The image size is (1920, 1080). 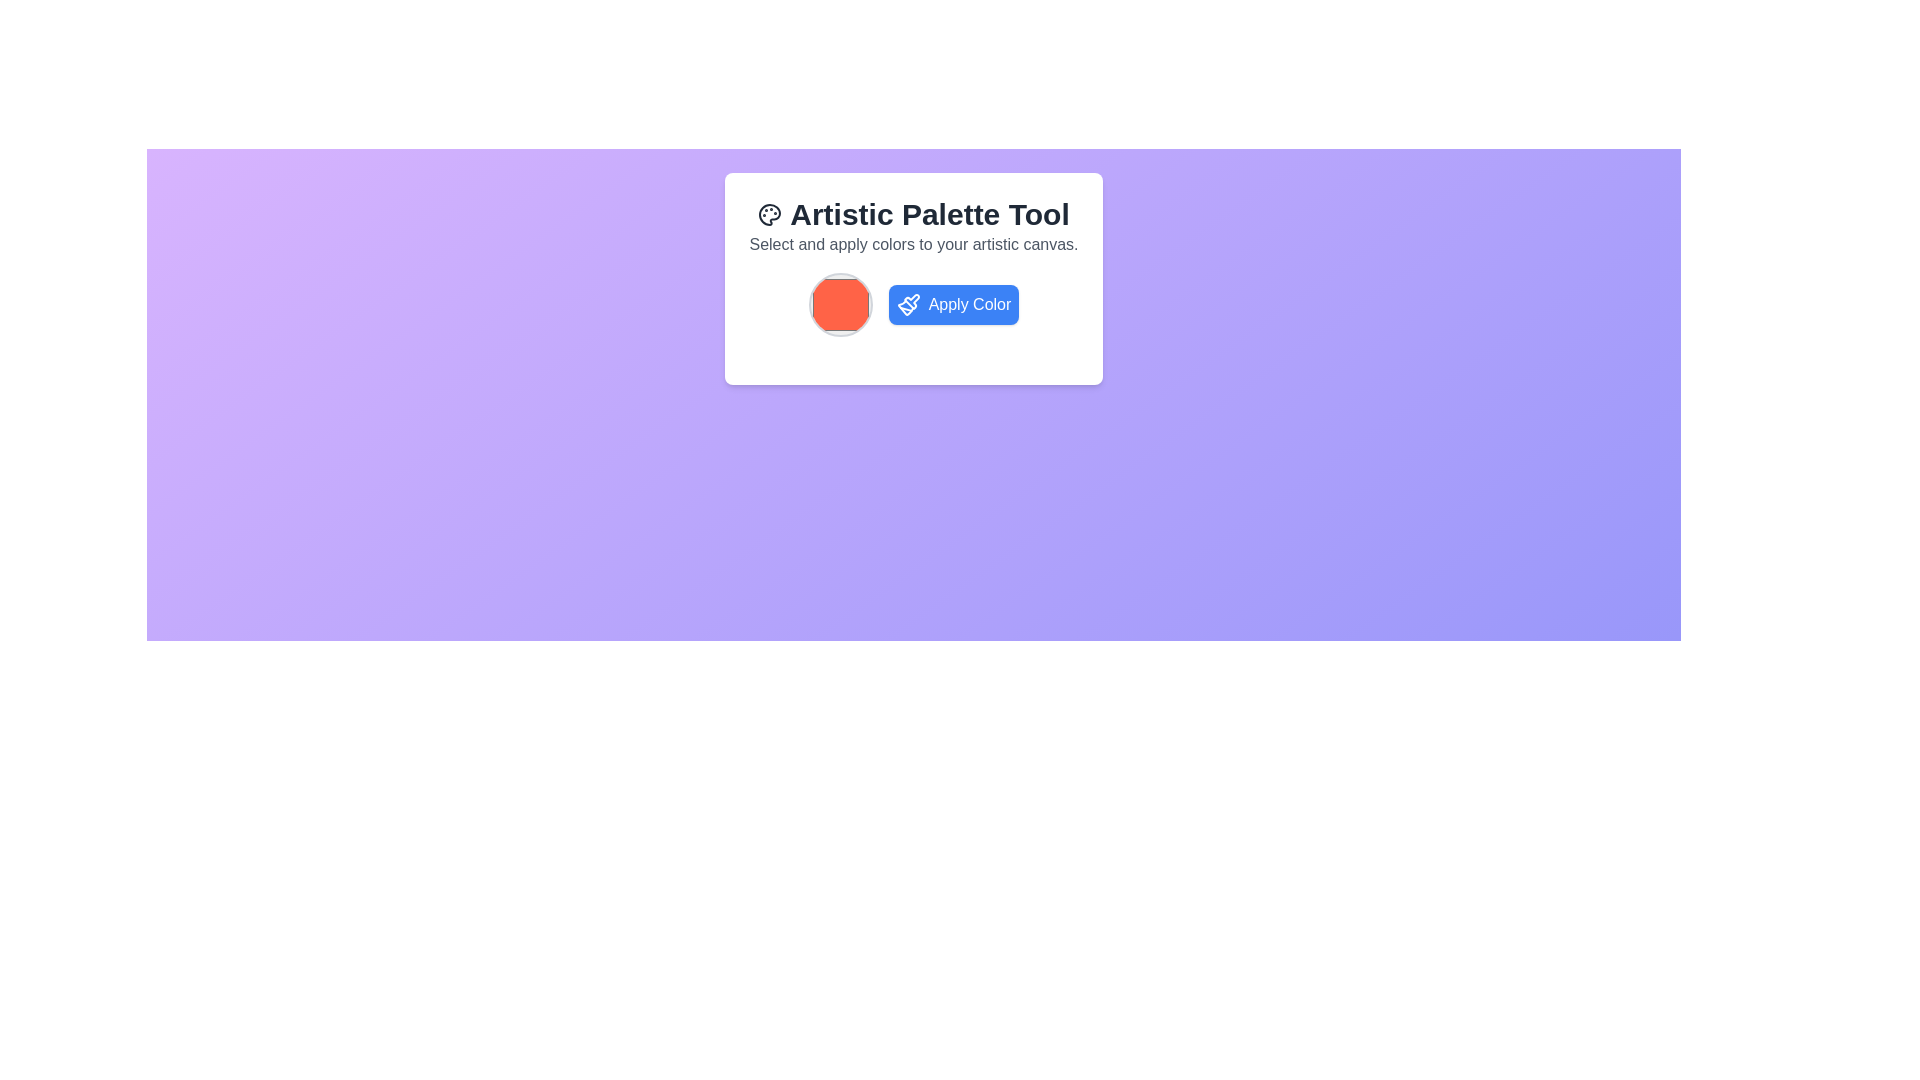 What do you see at coordinates (907, 304) in the screenshot?
I see `the paintbrush icon located within the blue button labeled 'Apply Color', which is positioned to the right of the orange color selector inside a white card layout` at bounding box center [907, 304].